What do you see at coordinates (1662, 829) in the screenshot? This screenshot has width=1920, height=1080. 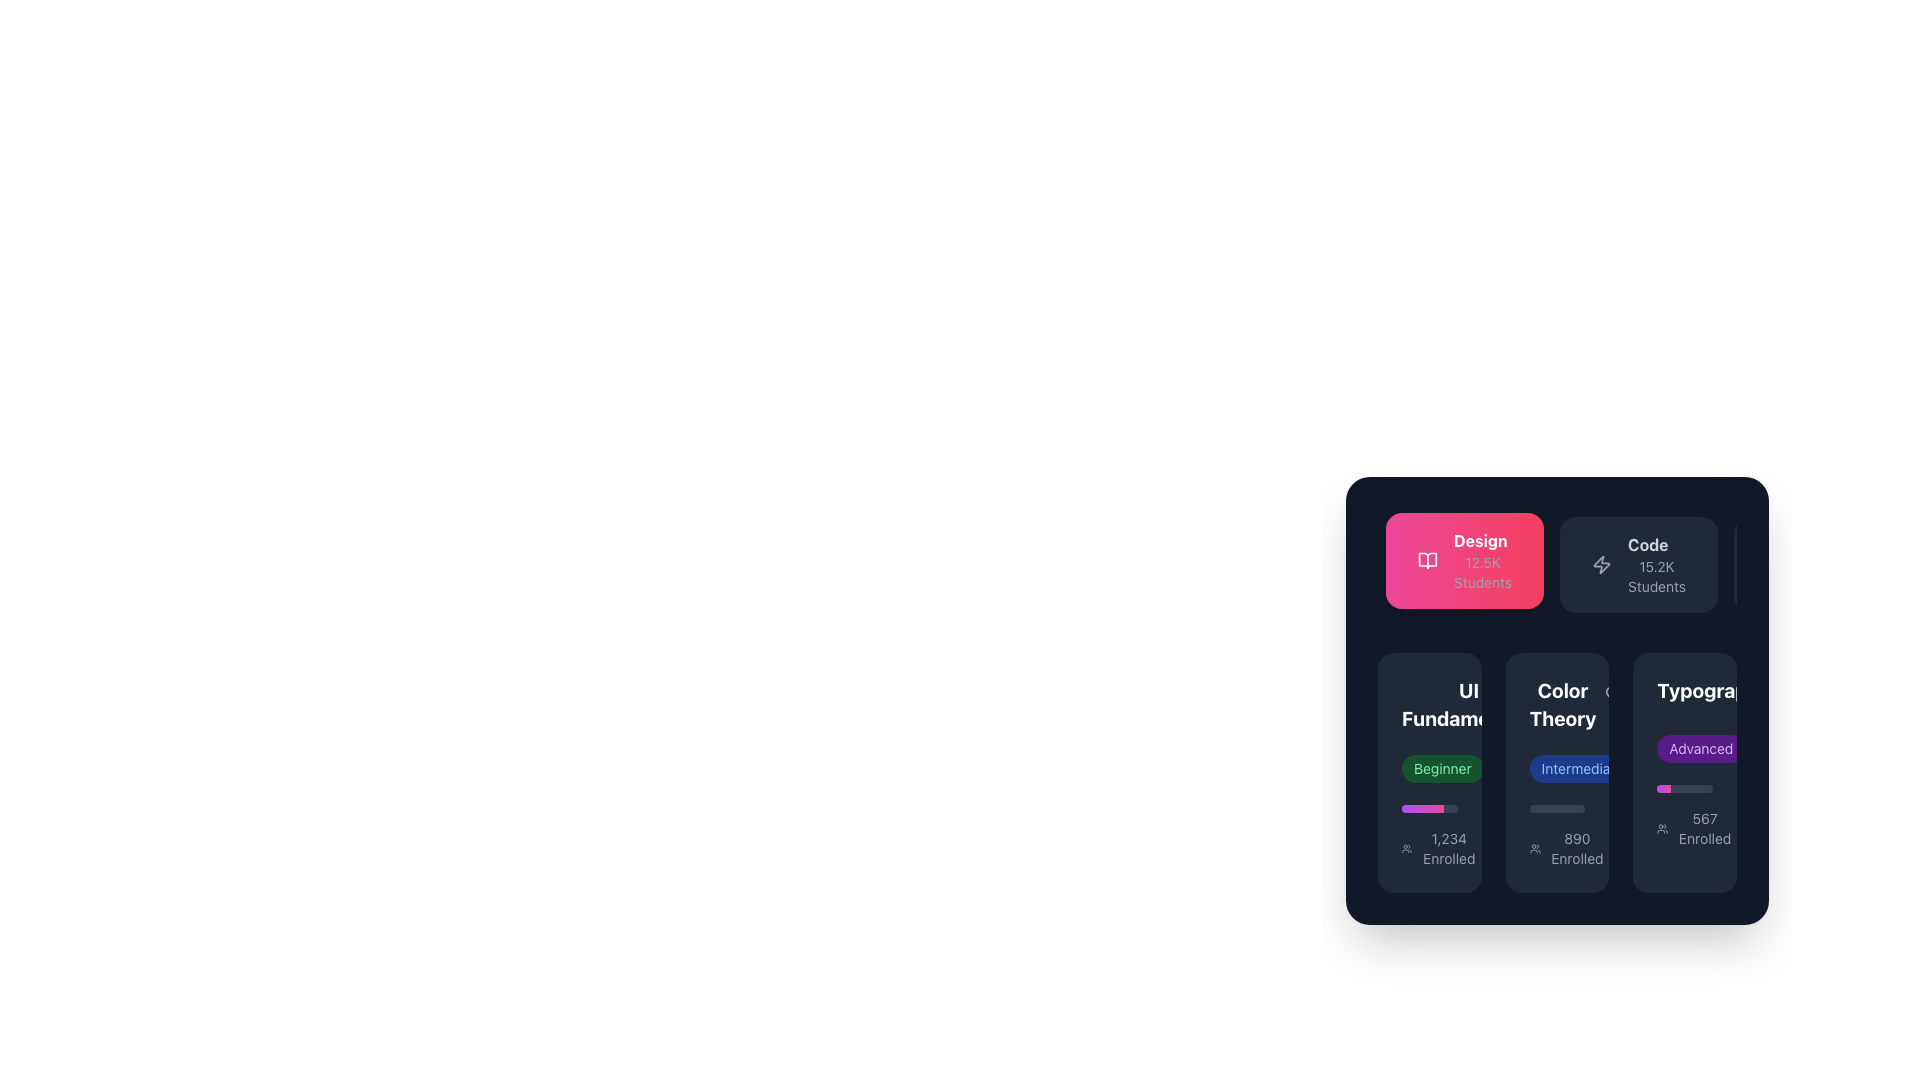 I see `the icon indicating the total number of enrolled participants, located to the left of the text '567 Enrolled'` at bounding box center [1662, 829].